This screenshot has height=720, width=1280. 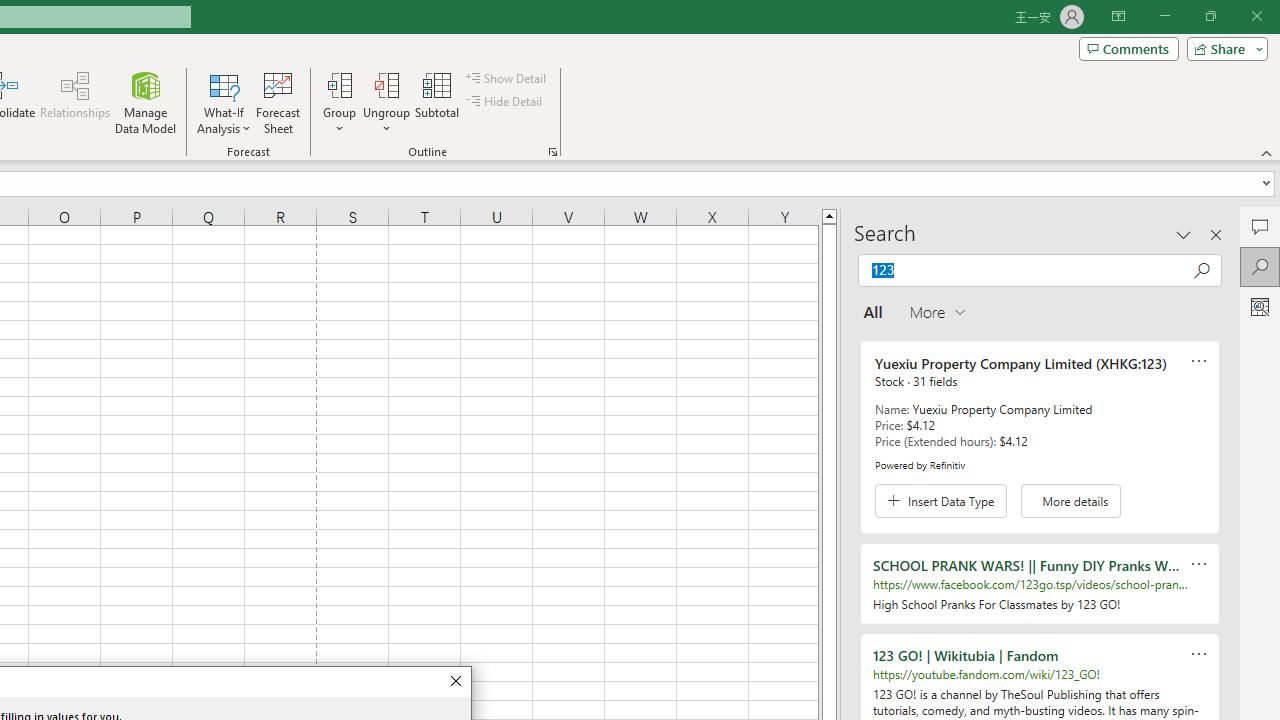 I want to click on 'Hide Detail', so click(x=505, y=101).